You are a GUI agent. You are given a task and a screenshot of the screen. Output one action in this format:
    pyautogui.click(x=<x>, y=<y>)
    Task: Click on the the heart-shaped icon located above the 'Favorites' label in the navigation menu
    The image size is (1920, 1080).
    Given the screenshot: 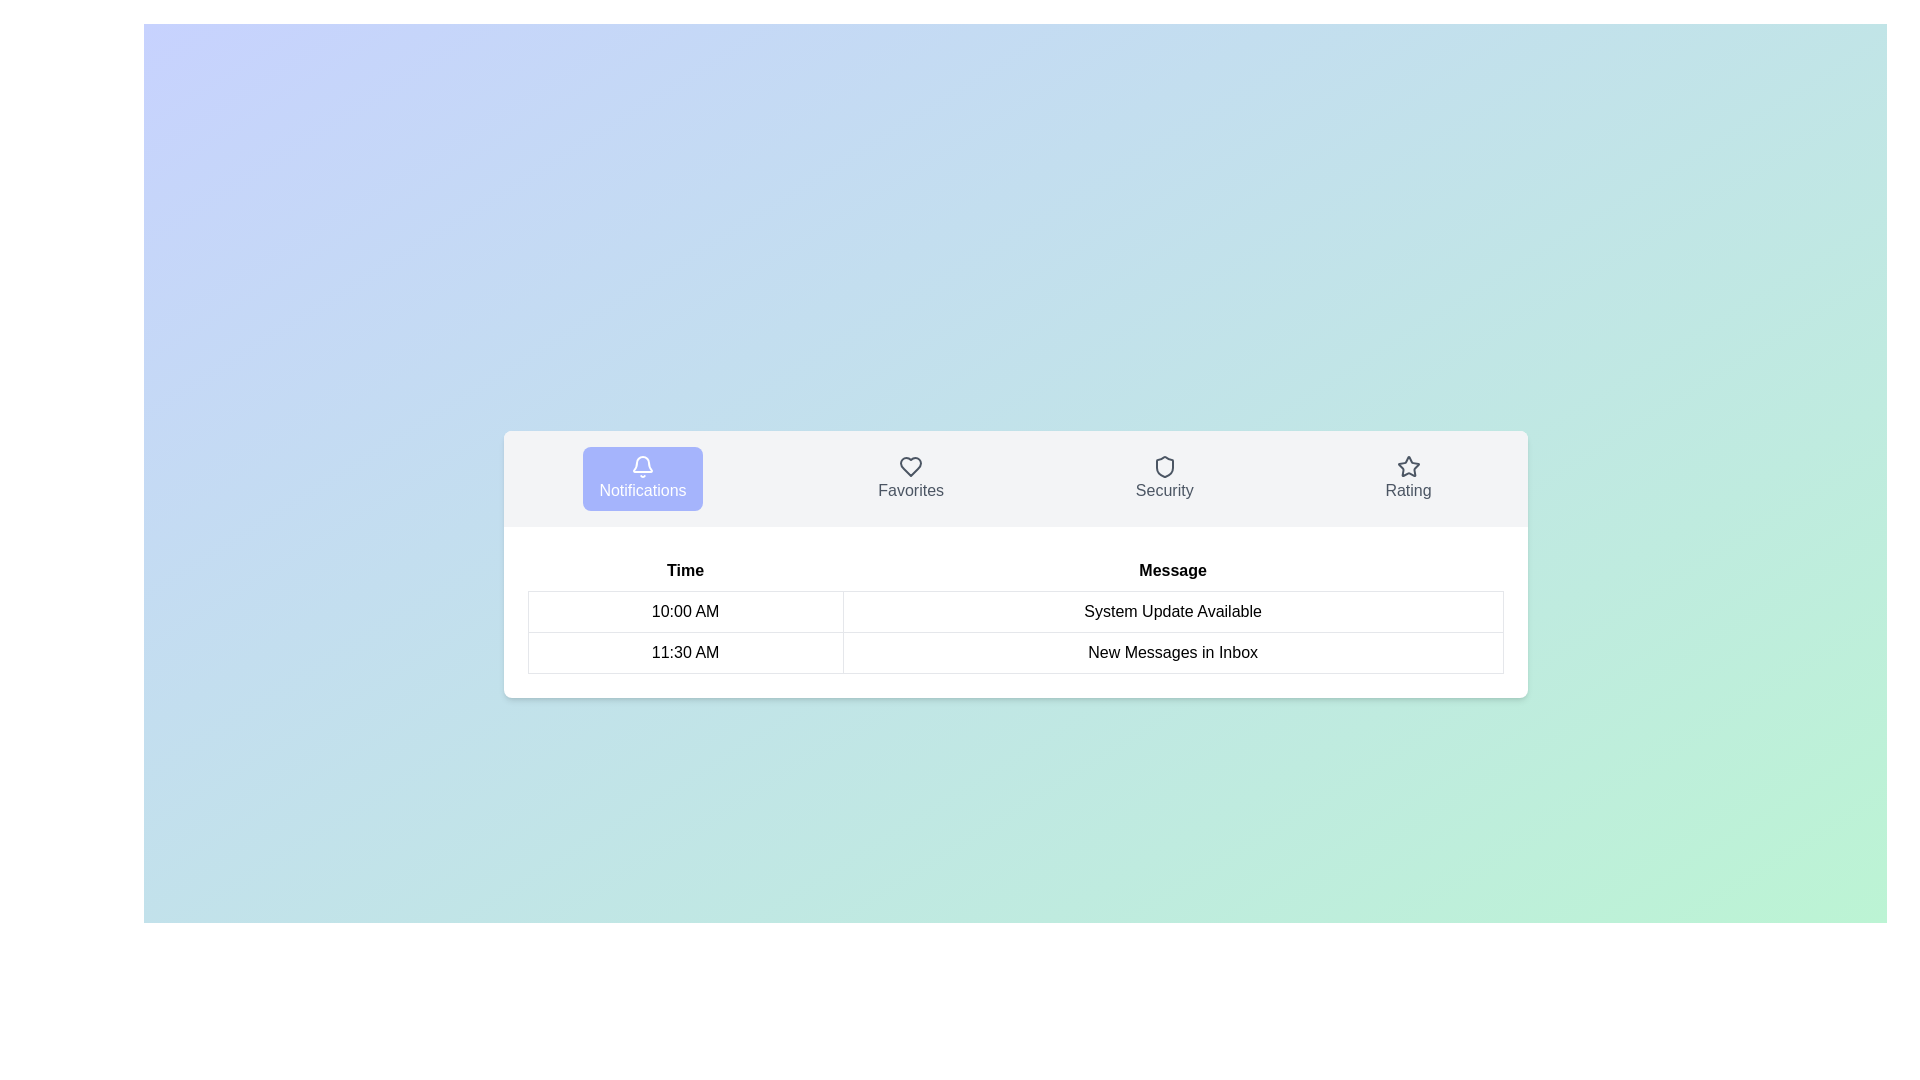 What is the action you would take?
    pyautogui.click(x=910, y=466)
    